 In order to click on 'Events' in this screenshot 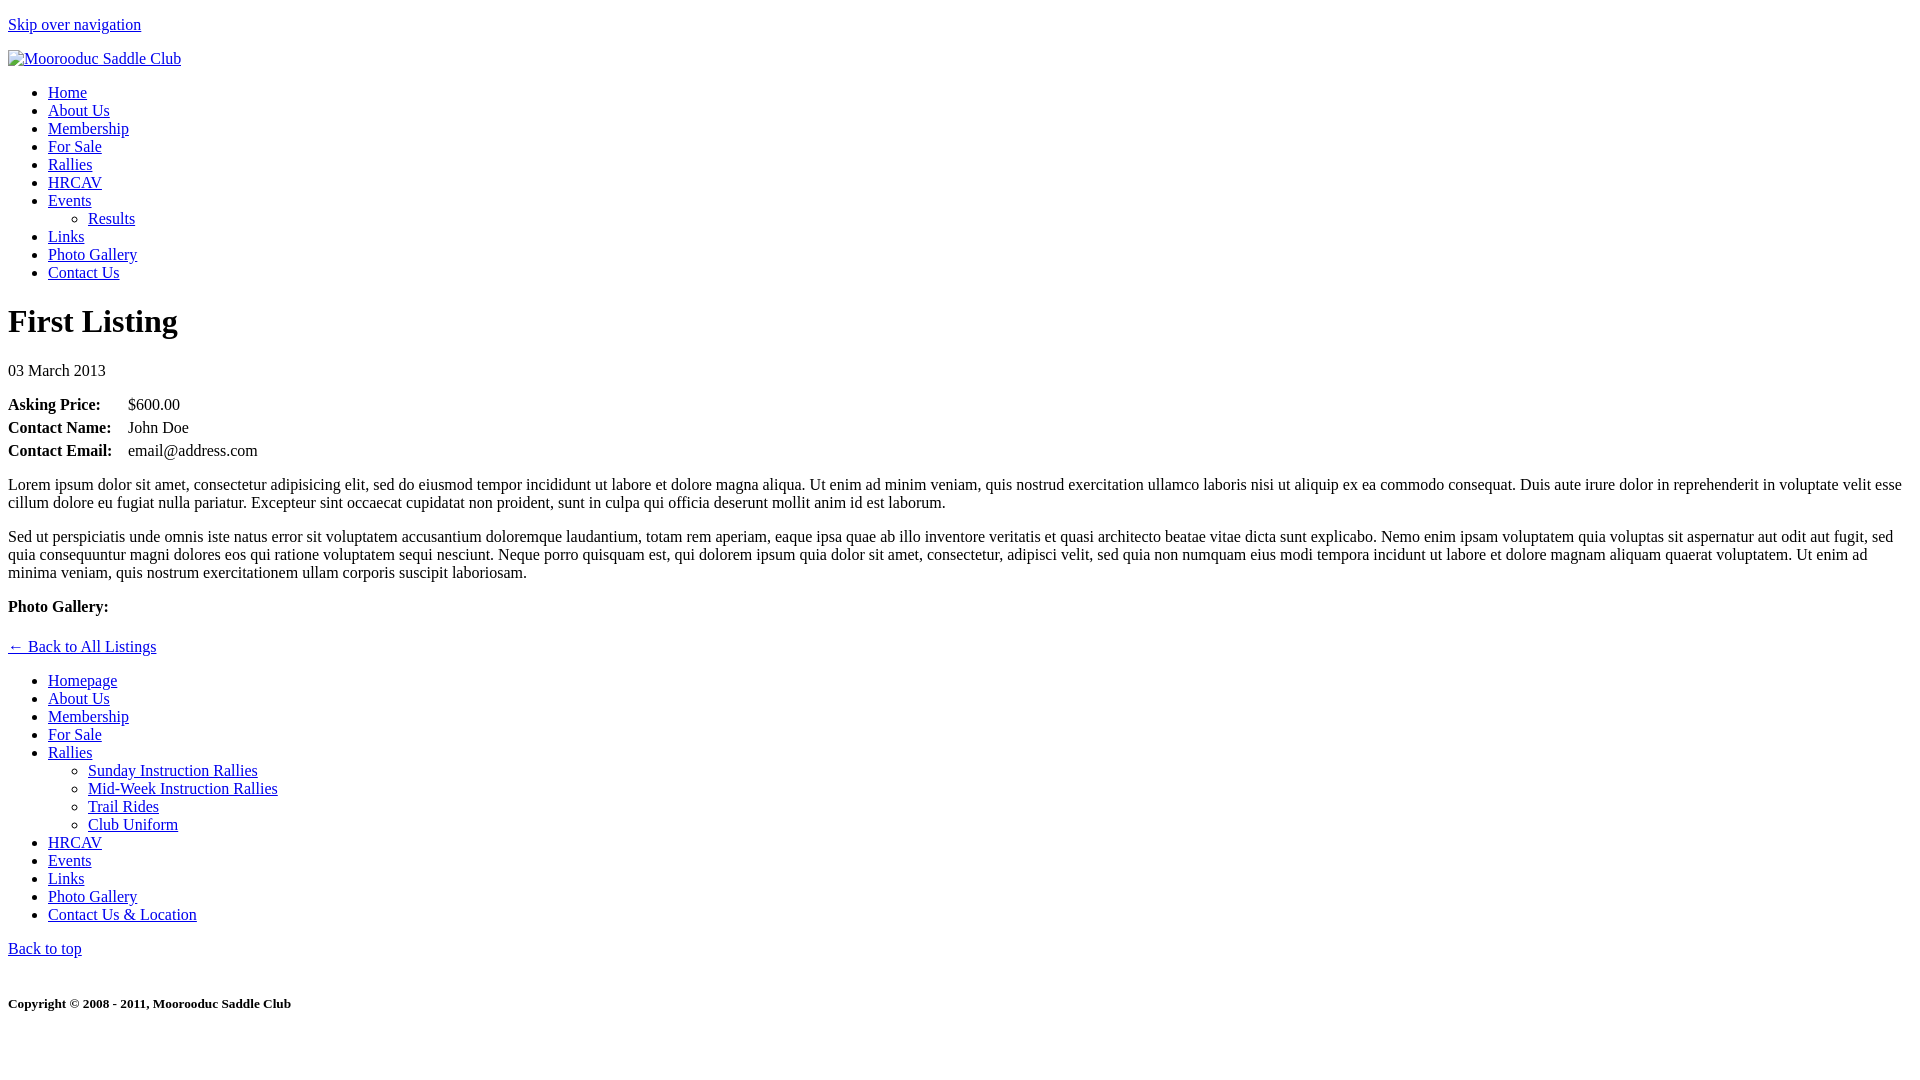, I will do `click(70, 200)`.